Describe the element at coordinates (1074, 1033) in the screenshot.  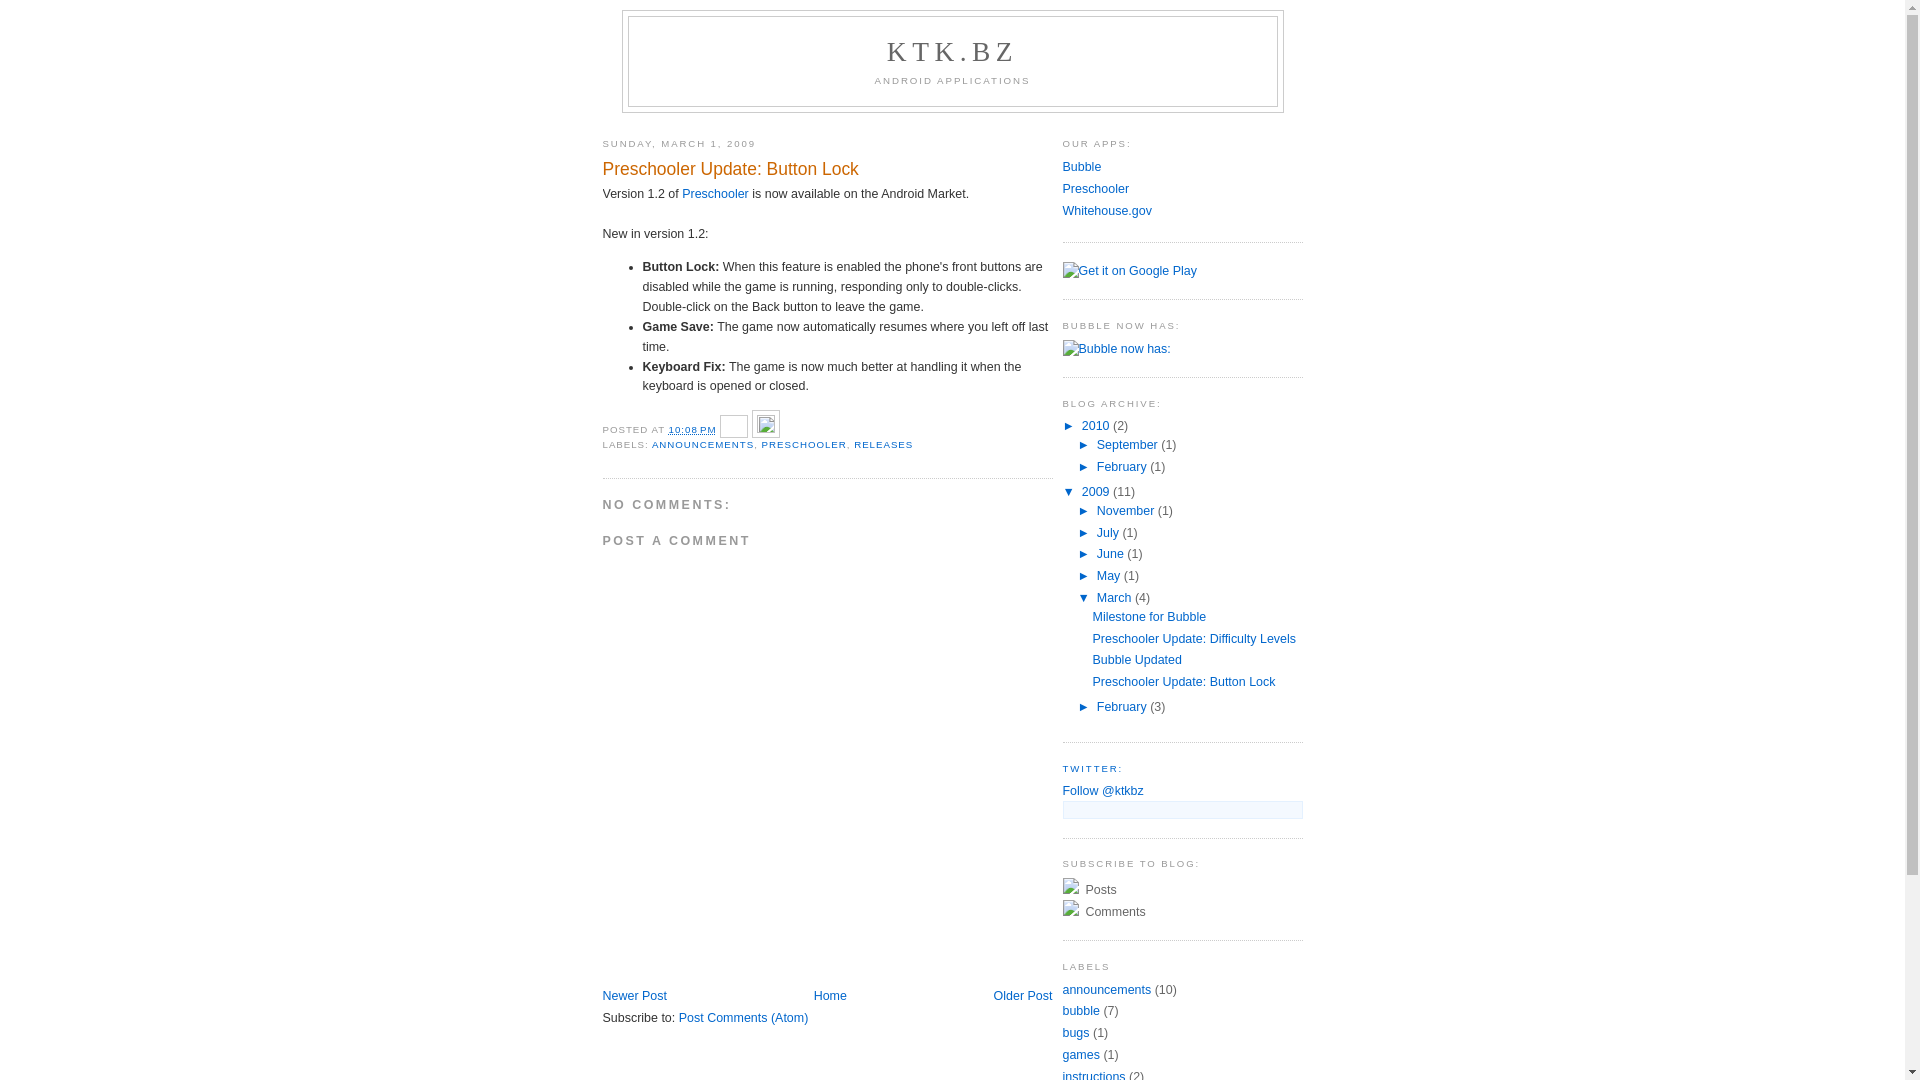
I see `'bugs'` at that location.